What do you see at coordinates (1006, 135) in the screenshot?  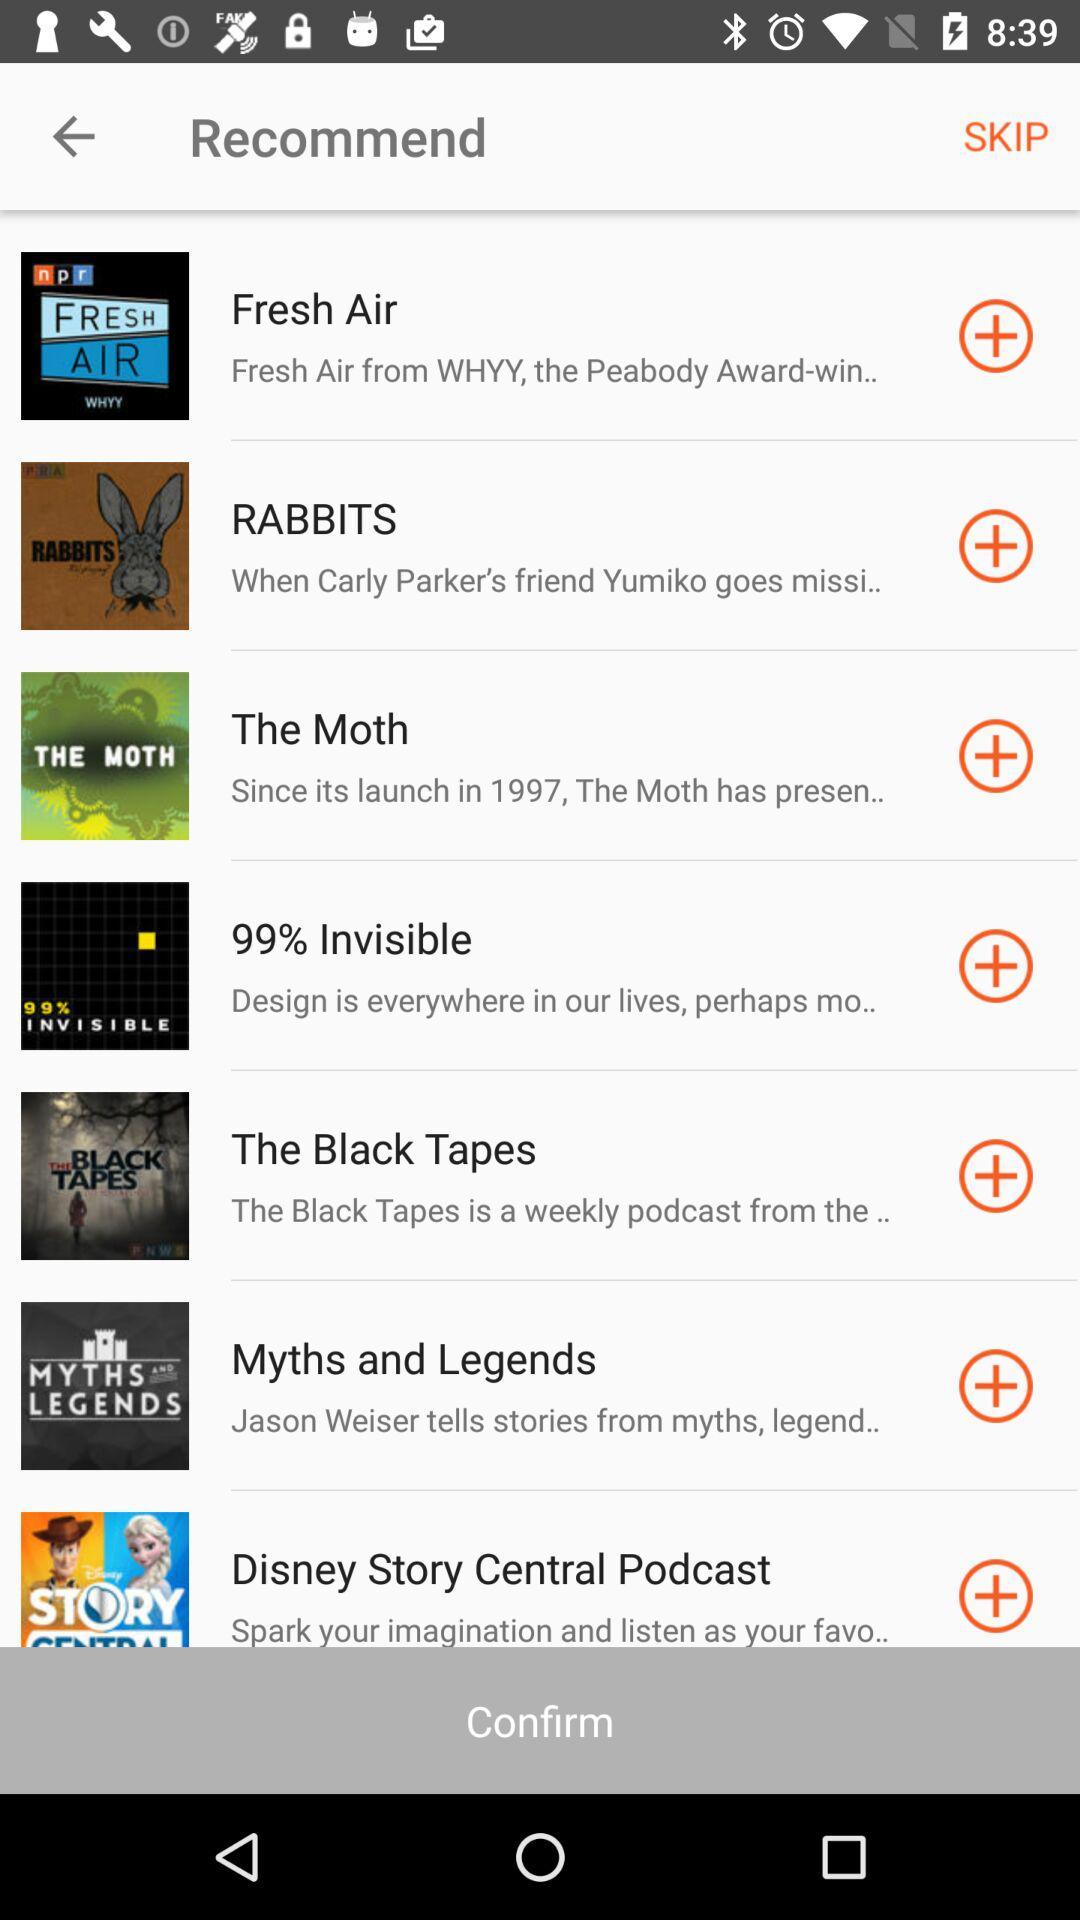 I see `the item to the right of recommend` at bounding box center [1006, 135].